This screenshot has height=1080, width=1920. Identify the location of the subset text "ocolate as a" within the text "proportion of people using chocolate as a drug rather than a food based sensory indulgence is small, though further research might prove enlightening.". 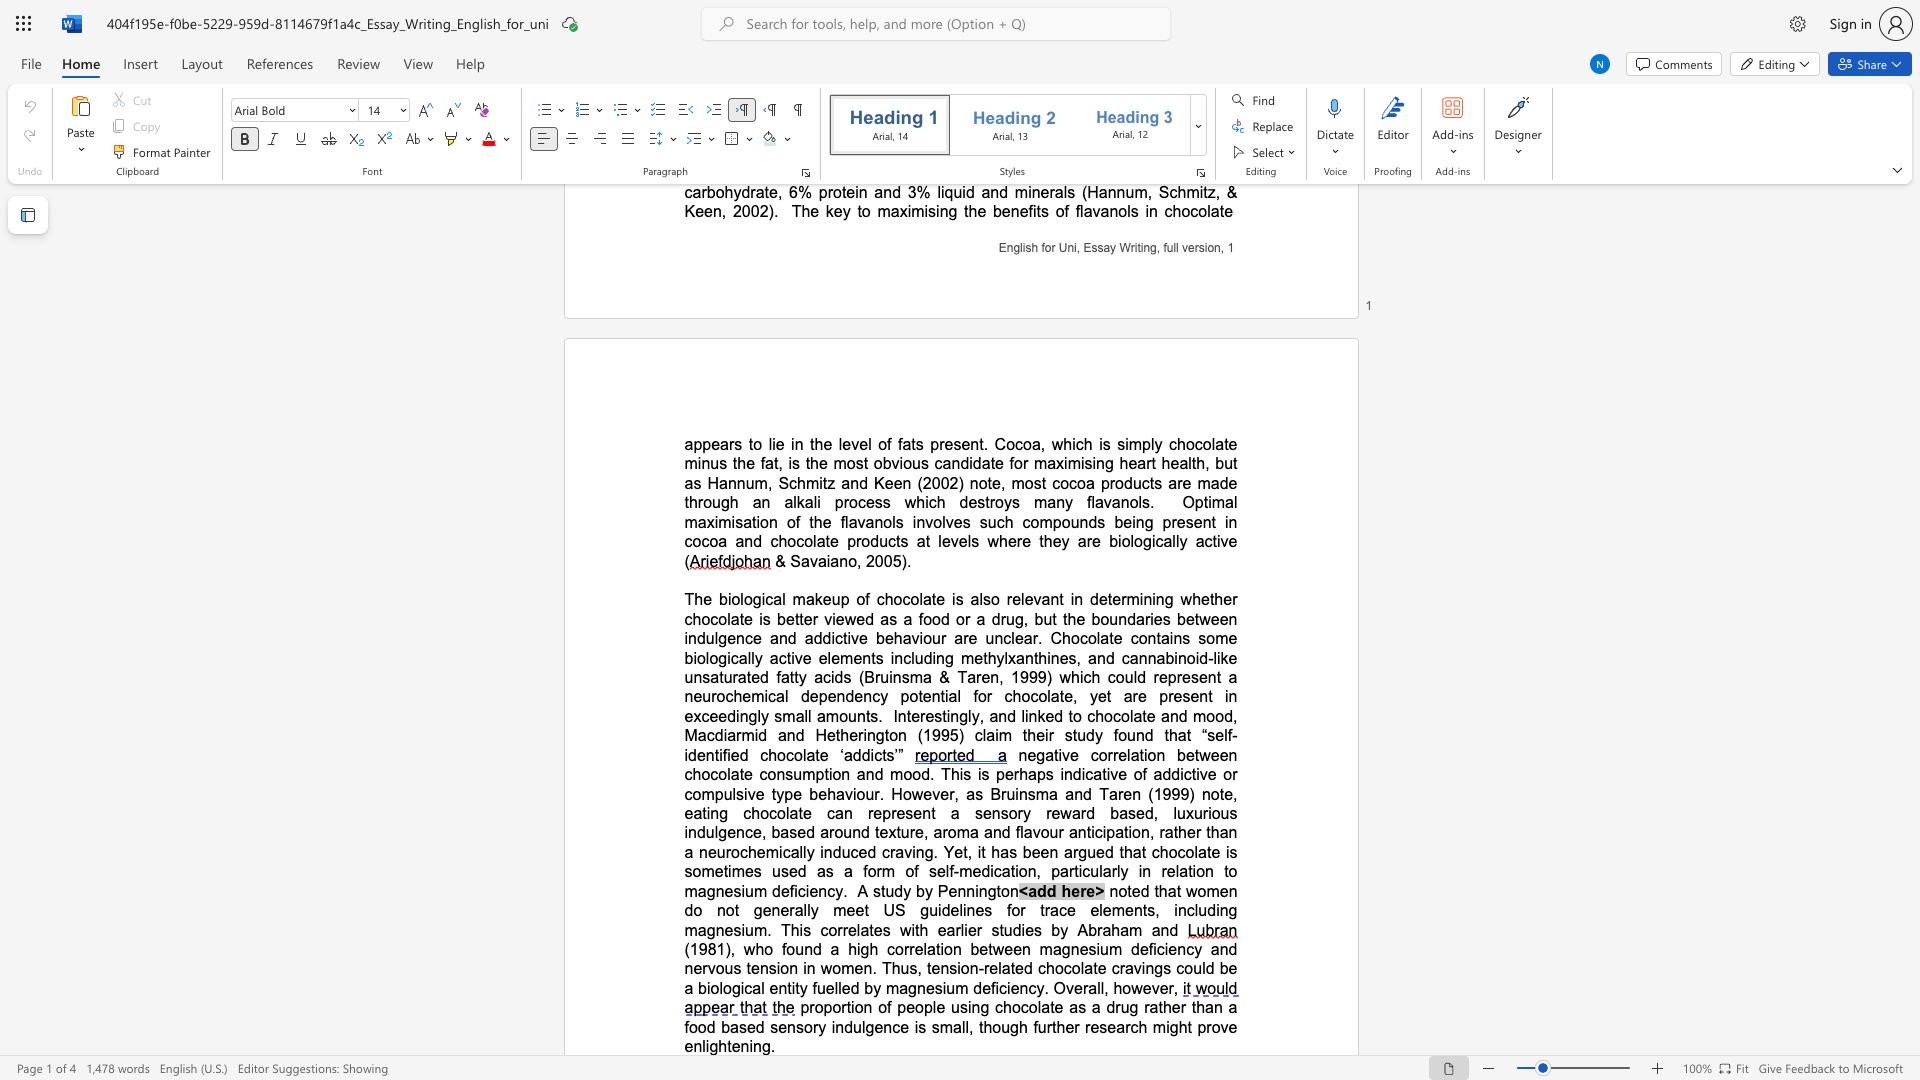
(1011, 1007).